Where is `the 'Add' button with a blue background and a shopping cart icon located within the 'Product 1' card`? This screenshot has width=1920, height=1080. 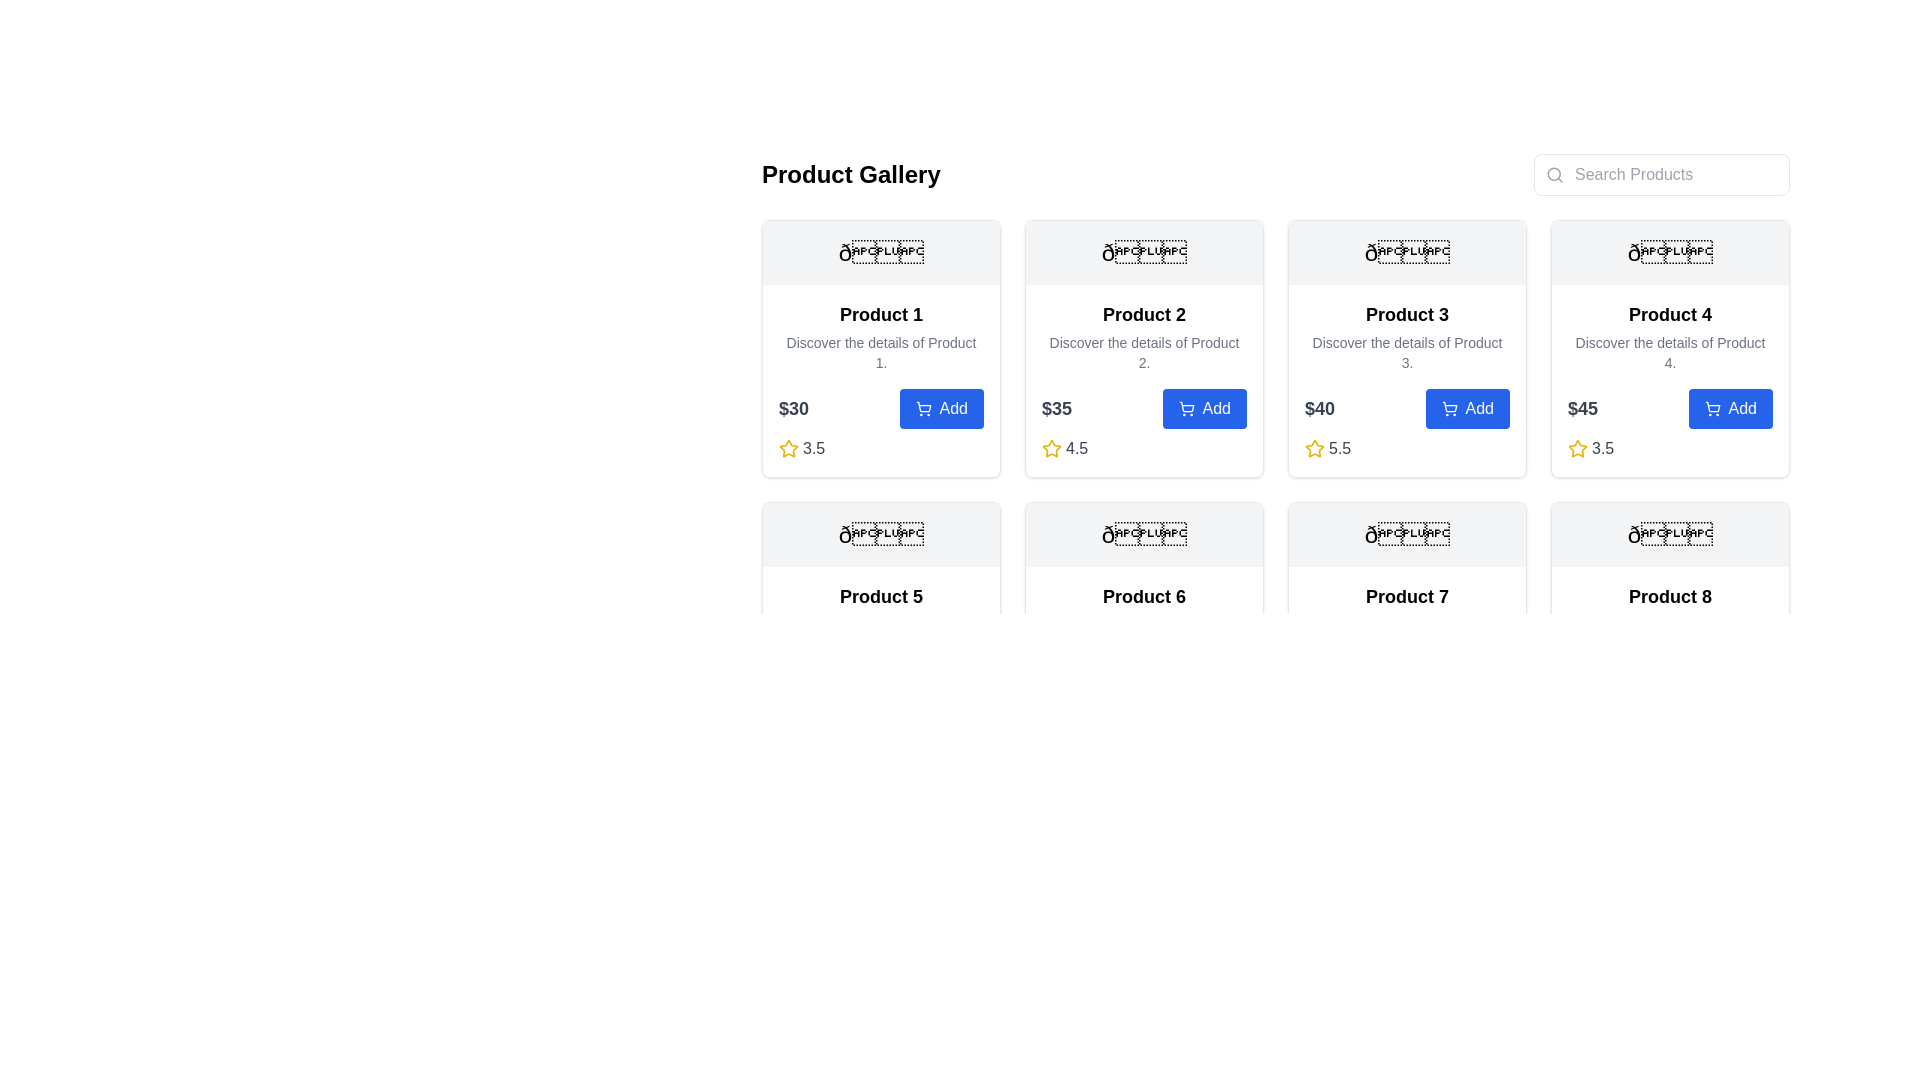
the 'Add' button with a blue background and a shopping cart icon located within the 'Product 1' card is located at coordinates (940, 407).